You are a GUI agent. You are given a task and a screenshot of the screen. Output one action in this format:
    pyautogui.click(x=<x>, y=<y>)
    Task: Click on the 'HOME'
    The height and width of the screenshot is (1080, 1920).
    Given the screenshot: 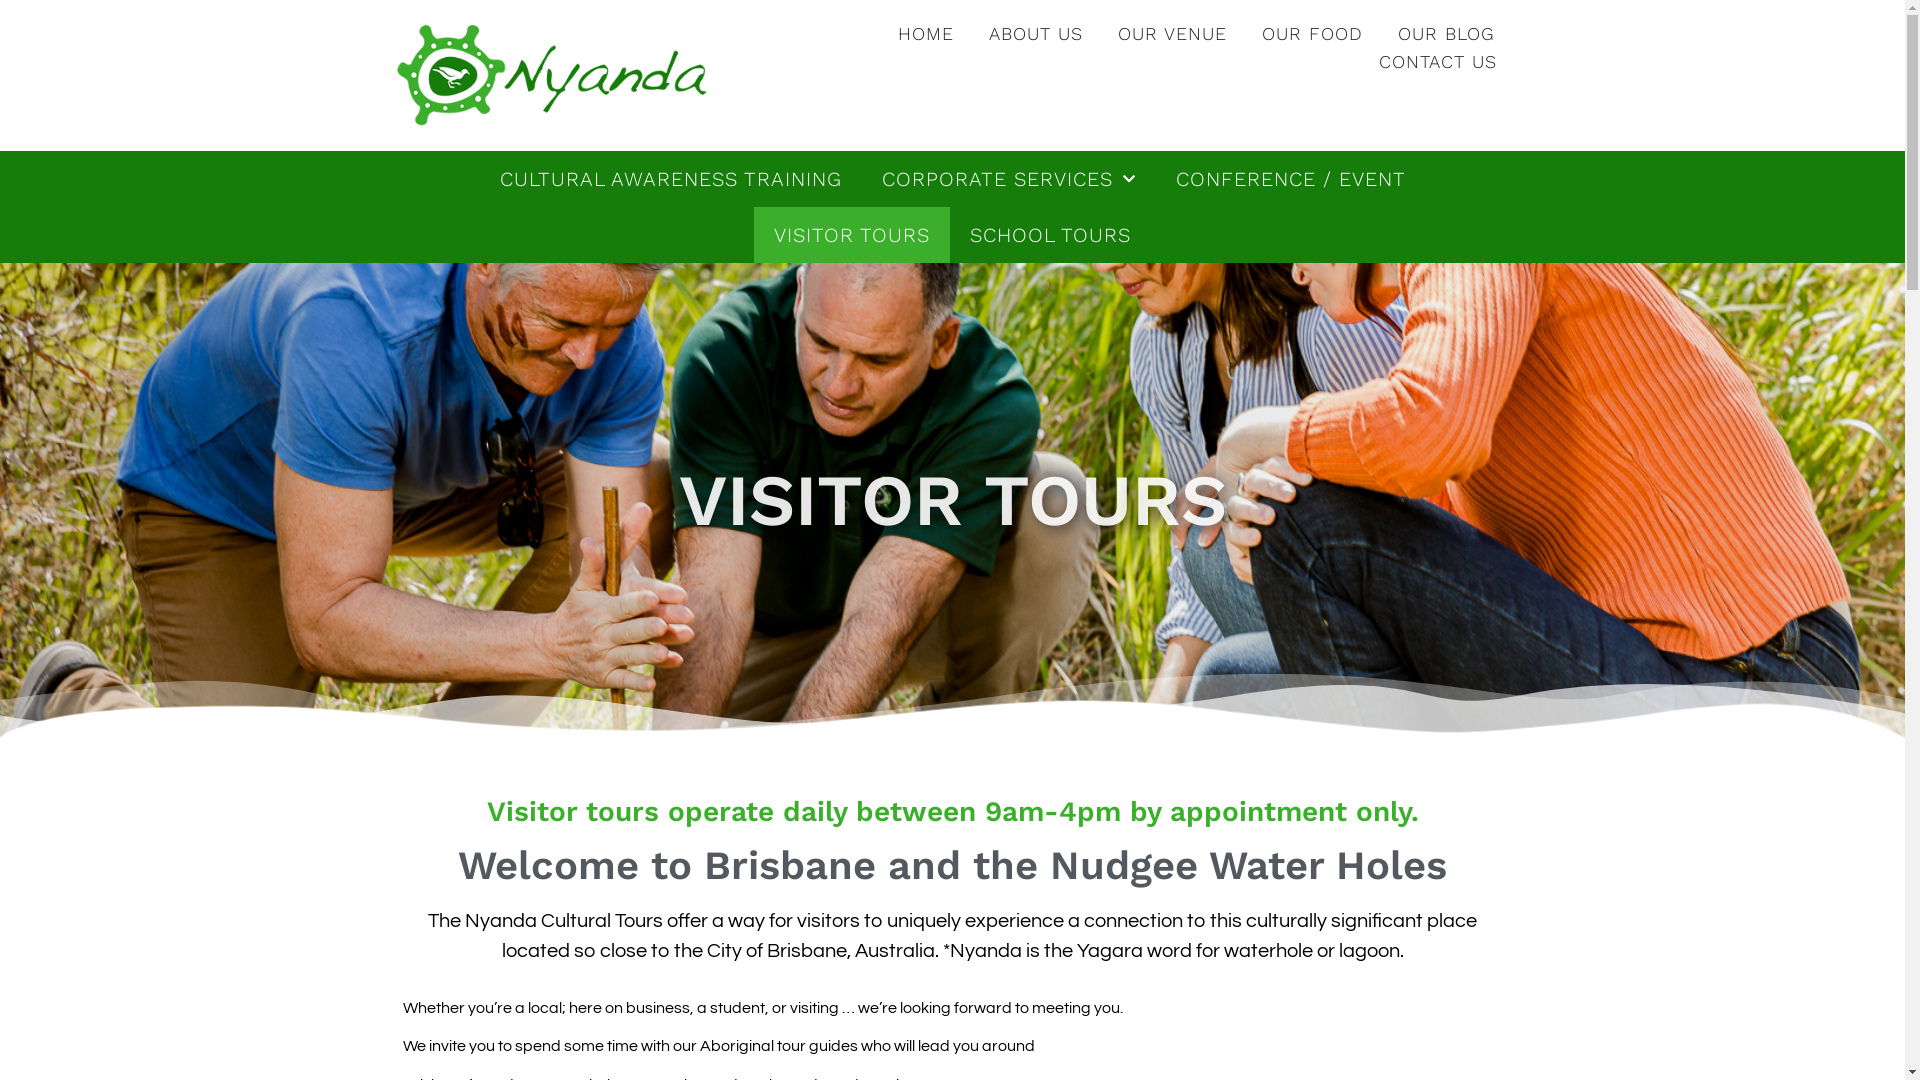 What is the action you would take?
    pyautogui.click(x=882, y=34)
    